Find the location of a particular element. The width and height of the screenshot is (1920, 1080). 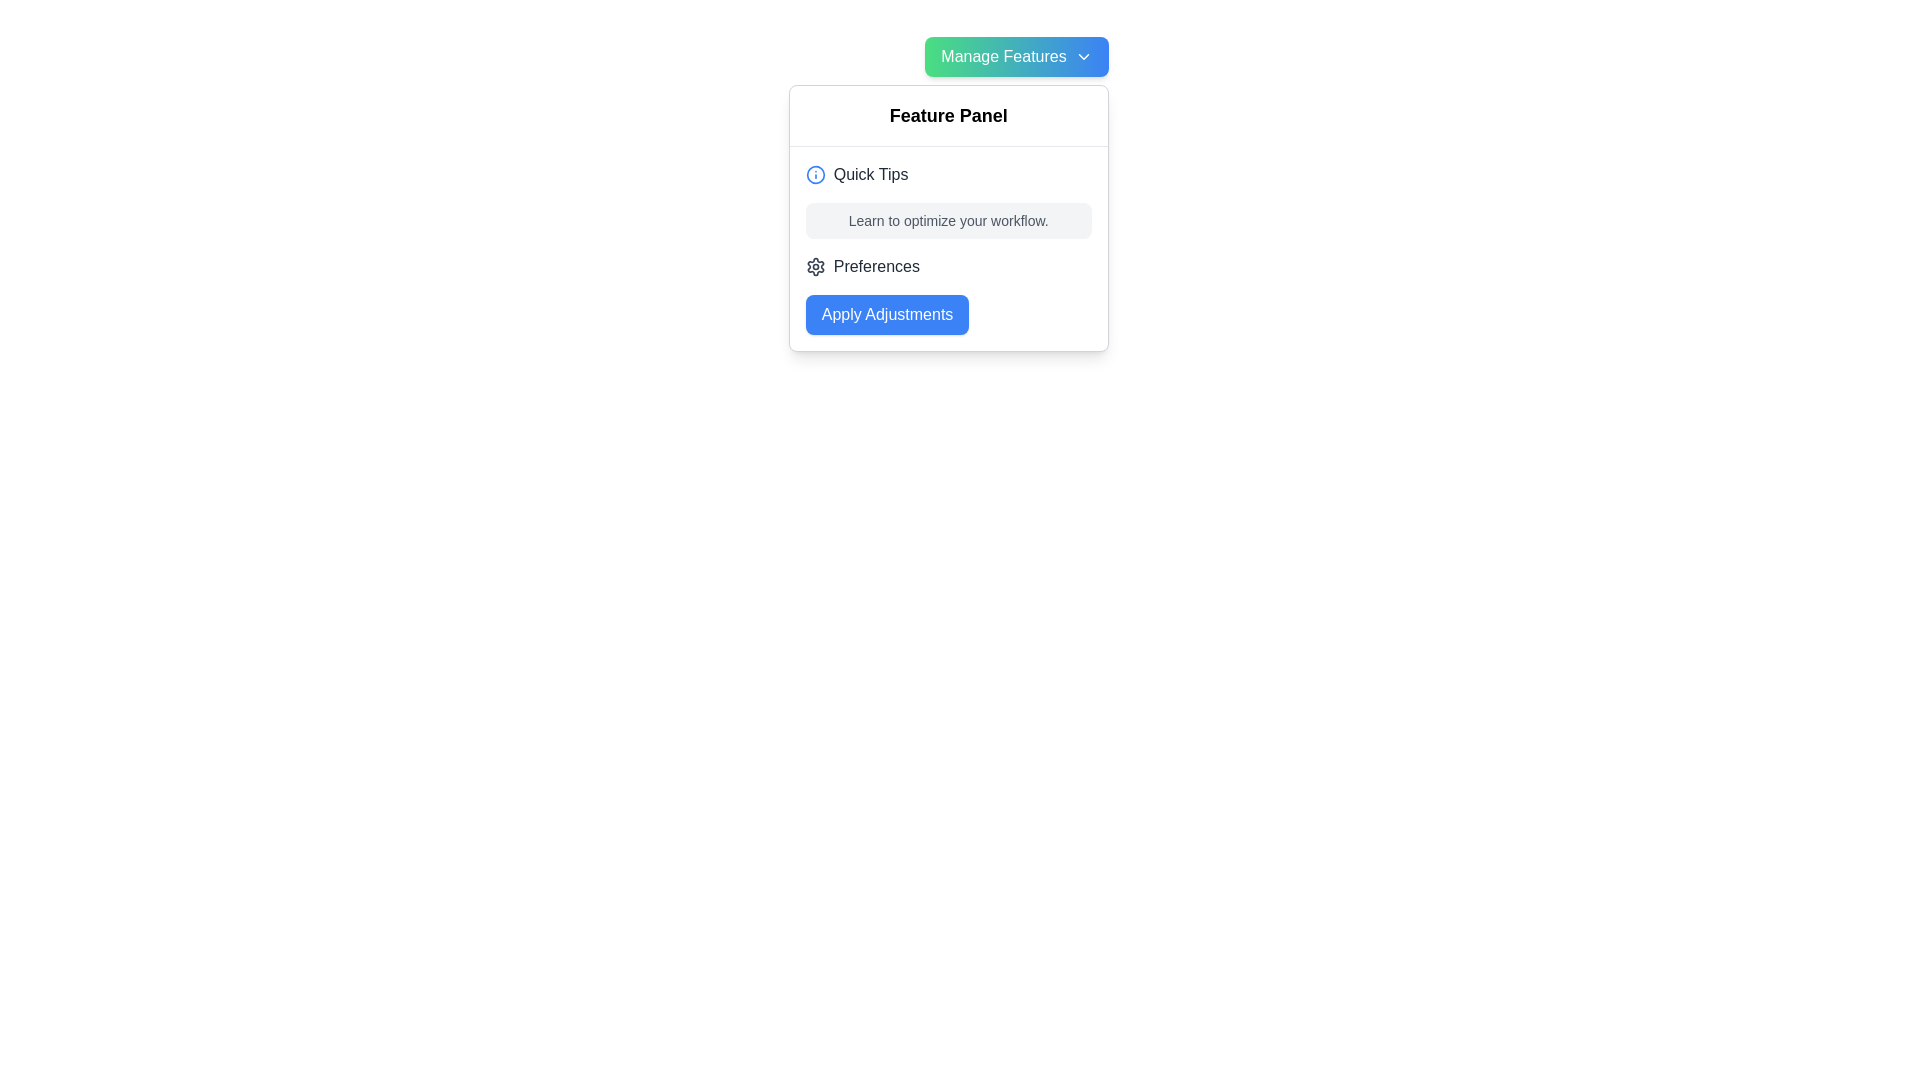

the 'Quick Tips' panel section is located at coordinates (947, 248).